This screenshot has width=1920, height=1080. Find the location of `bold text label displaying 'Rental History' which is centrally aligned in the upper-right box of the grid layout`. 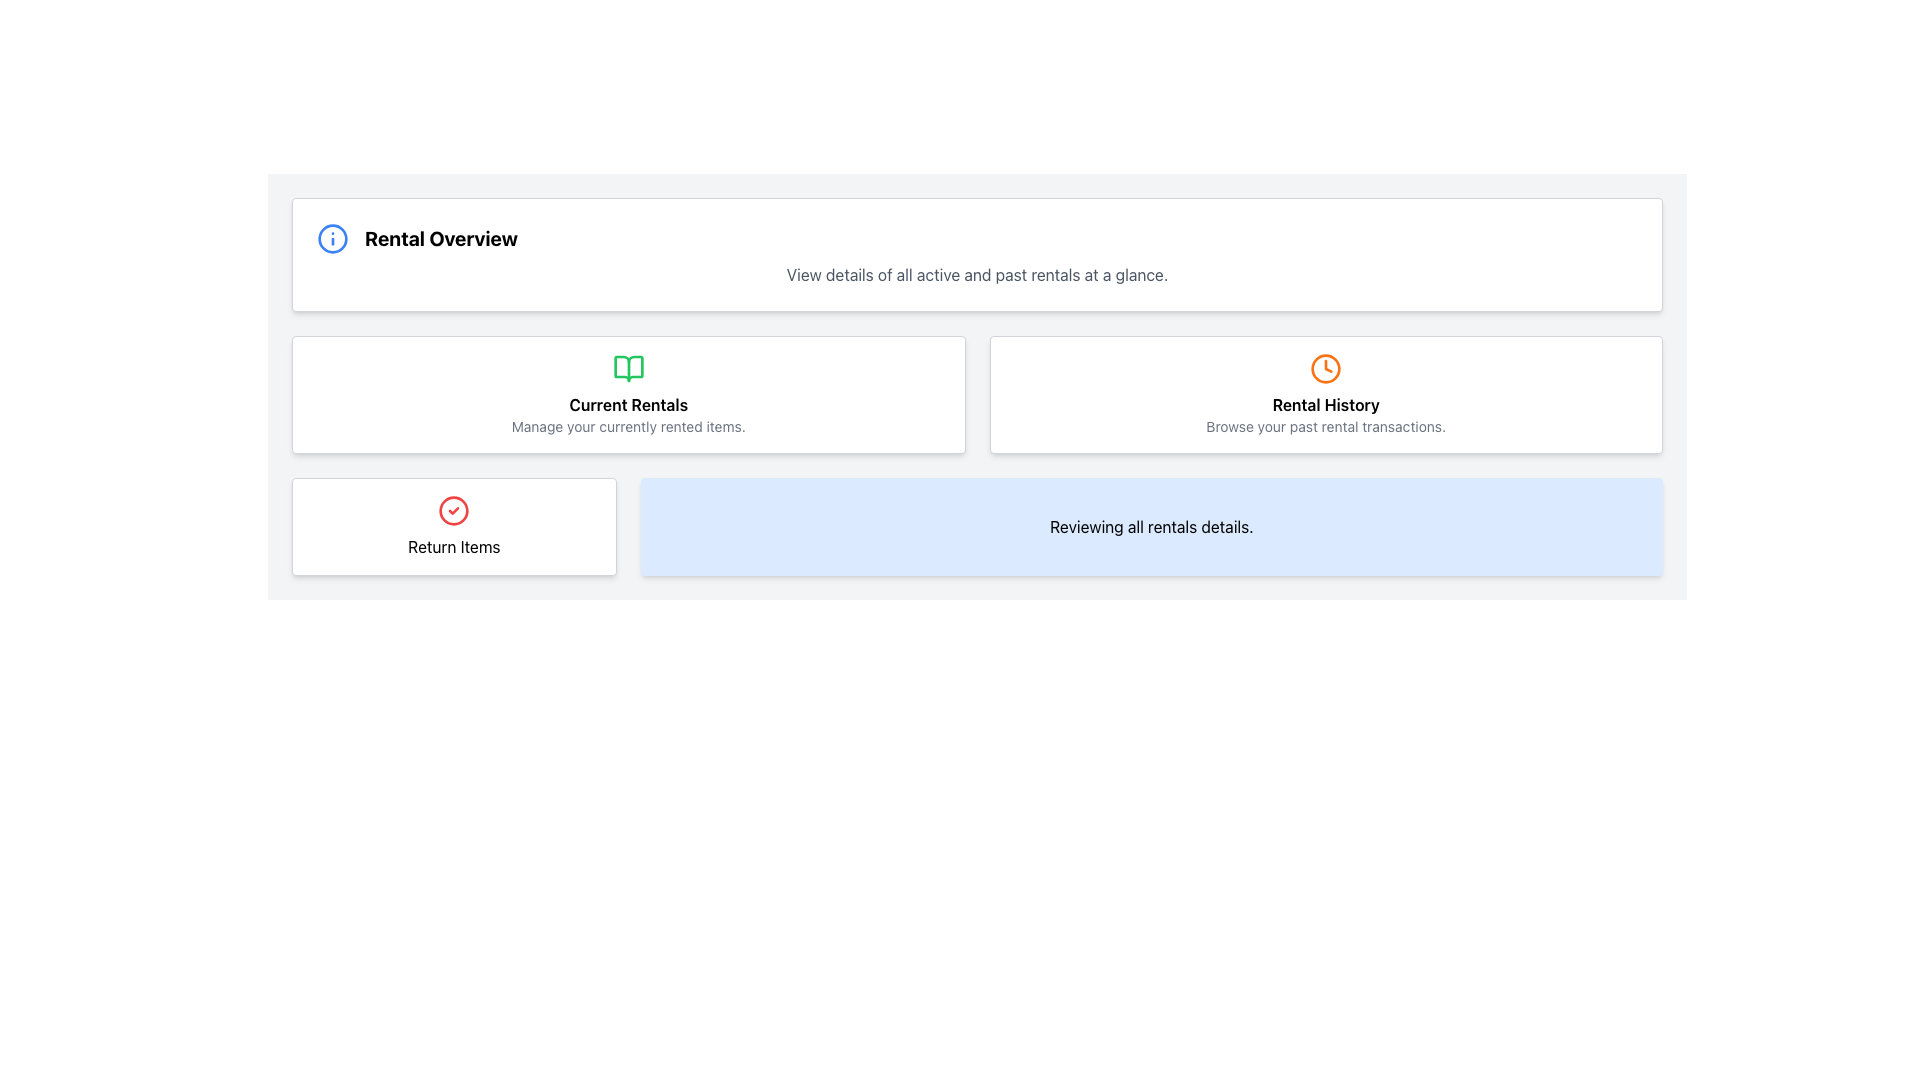

bold text label displaying 'Rental History' which is centrally aligned in the upper-right box of the grid layout is located at coordinates (1326, 405).